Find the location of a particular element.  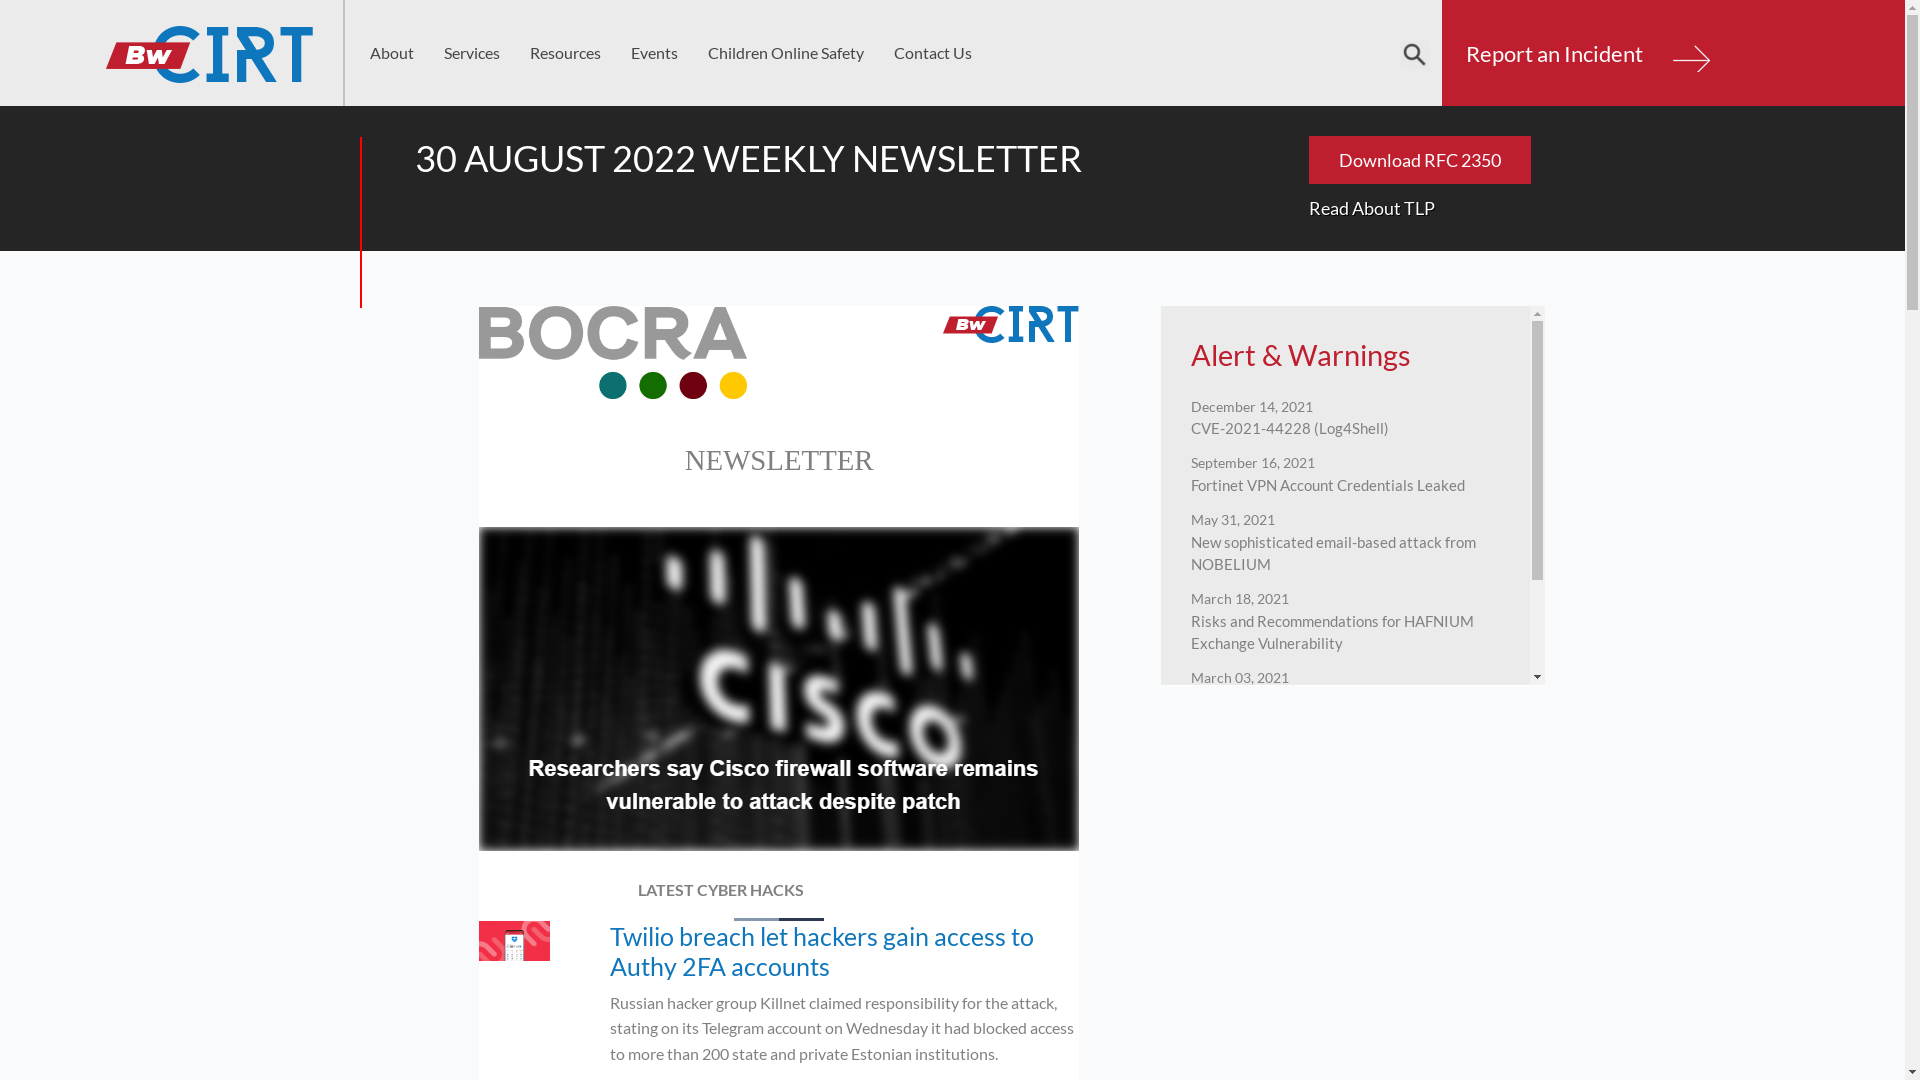

'New sophisticated email-based attack from NOBELIUM' is located at coordinates (1333, 548).